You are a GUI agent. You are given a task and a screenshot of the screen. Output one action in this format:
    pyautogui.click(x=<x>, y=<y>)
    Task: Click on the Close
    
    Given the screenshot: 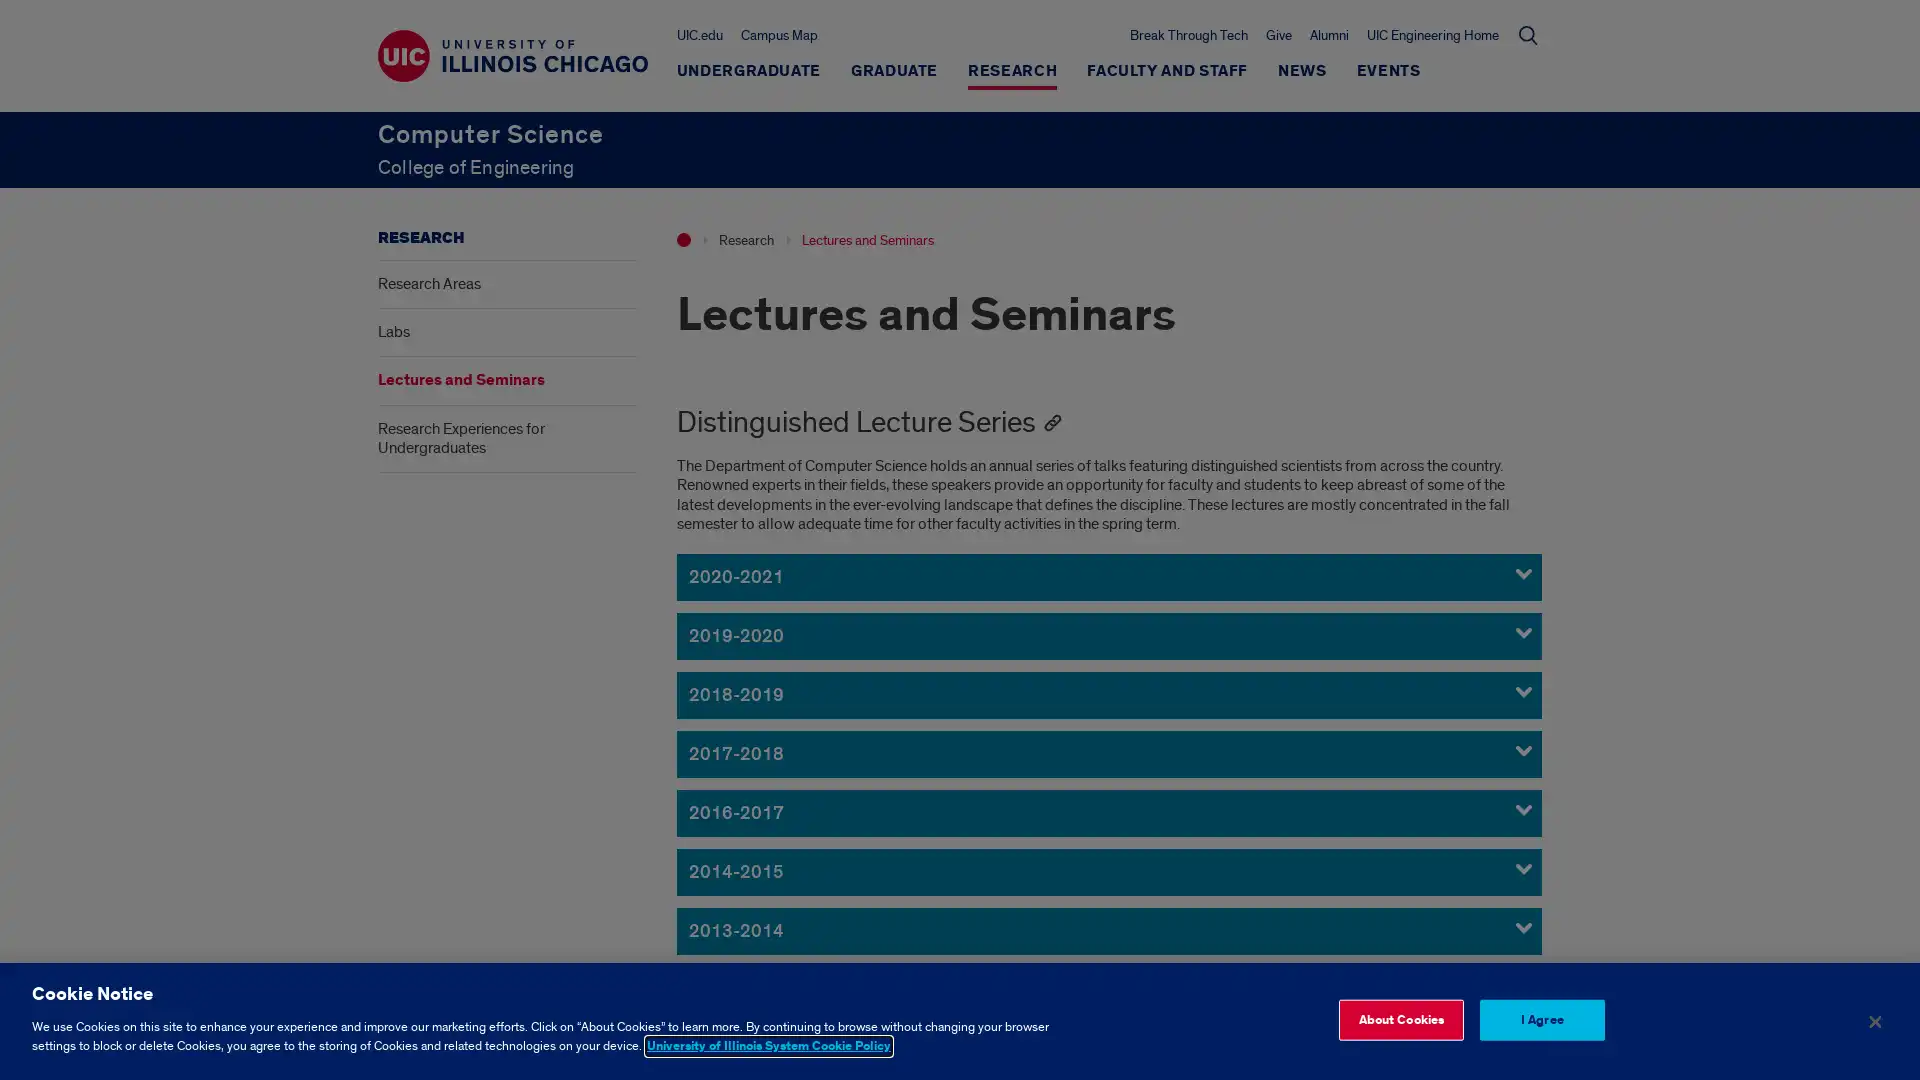 What is the action you would take?
    pyautogui.click(x=1873, y=1021)
    